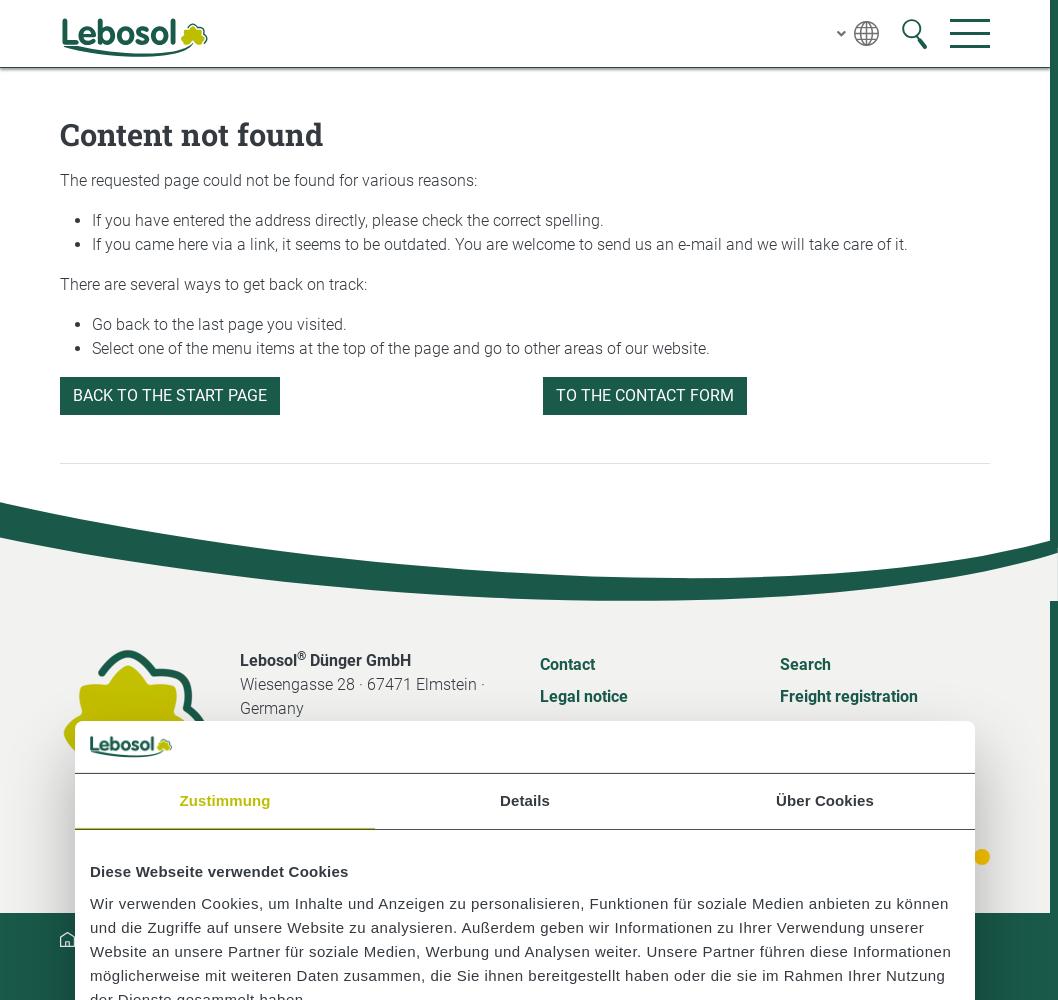  Describe the element at coordinates (264, 747) in the screenshot. I see `'Phone:'` at that location.